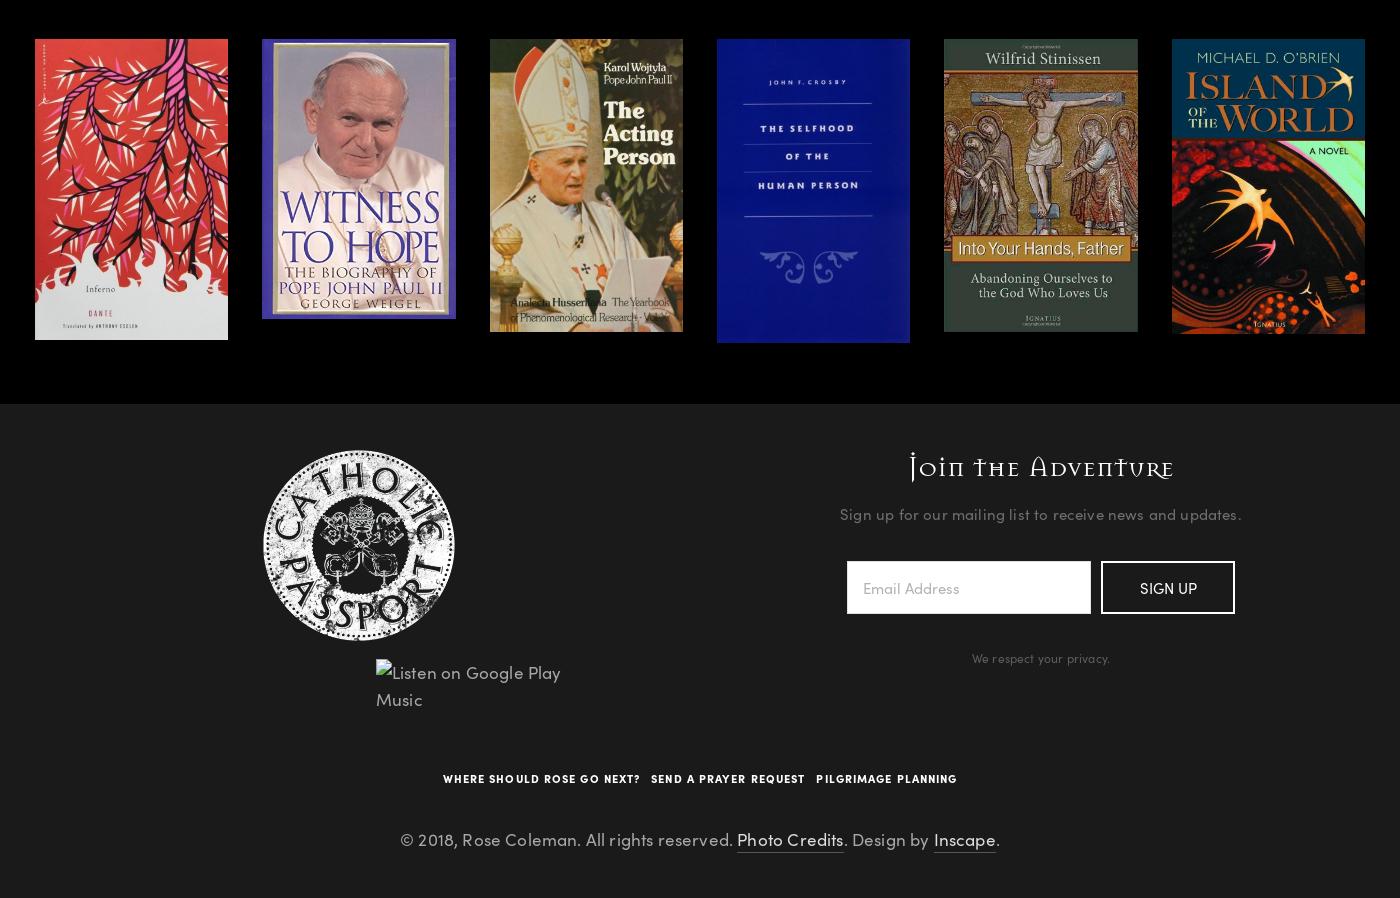 Image resolution: width=1400 pixels, height=898 pixels. Describe the element at coordinates (540, 777) in the screenshot. I see `'Where should Rose go next?'` at that location.